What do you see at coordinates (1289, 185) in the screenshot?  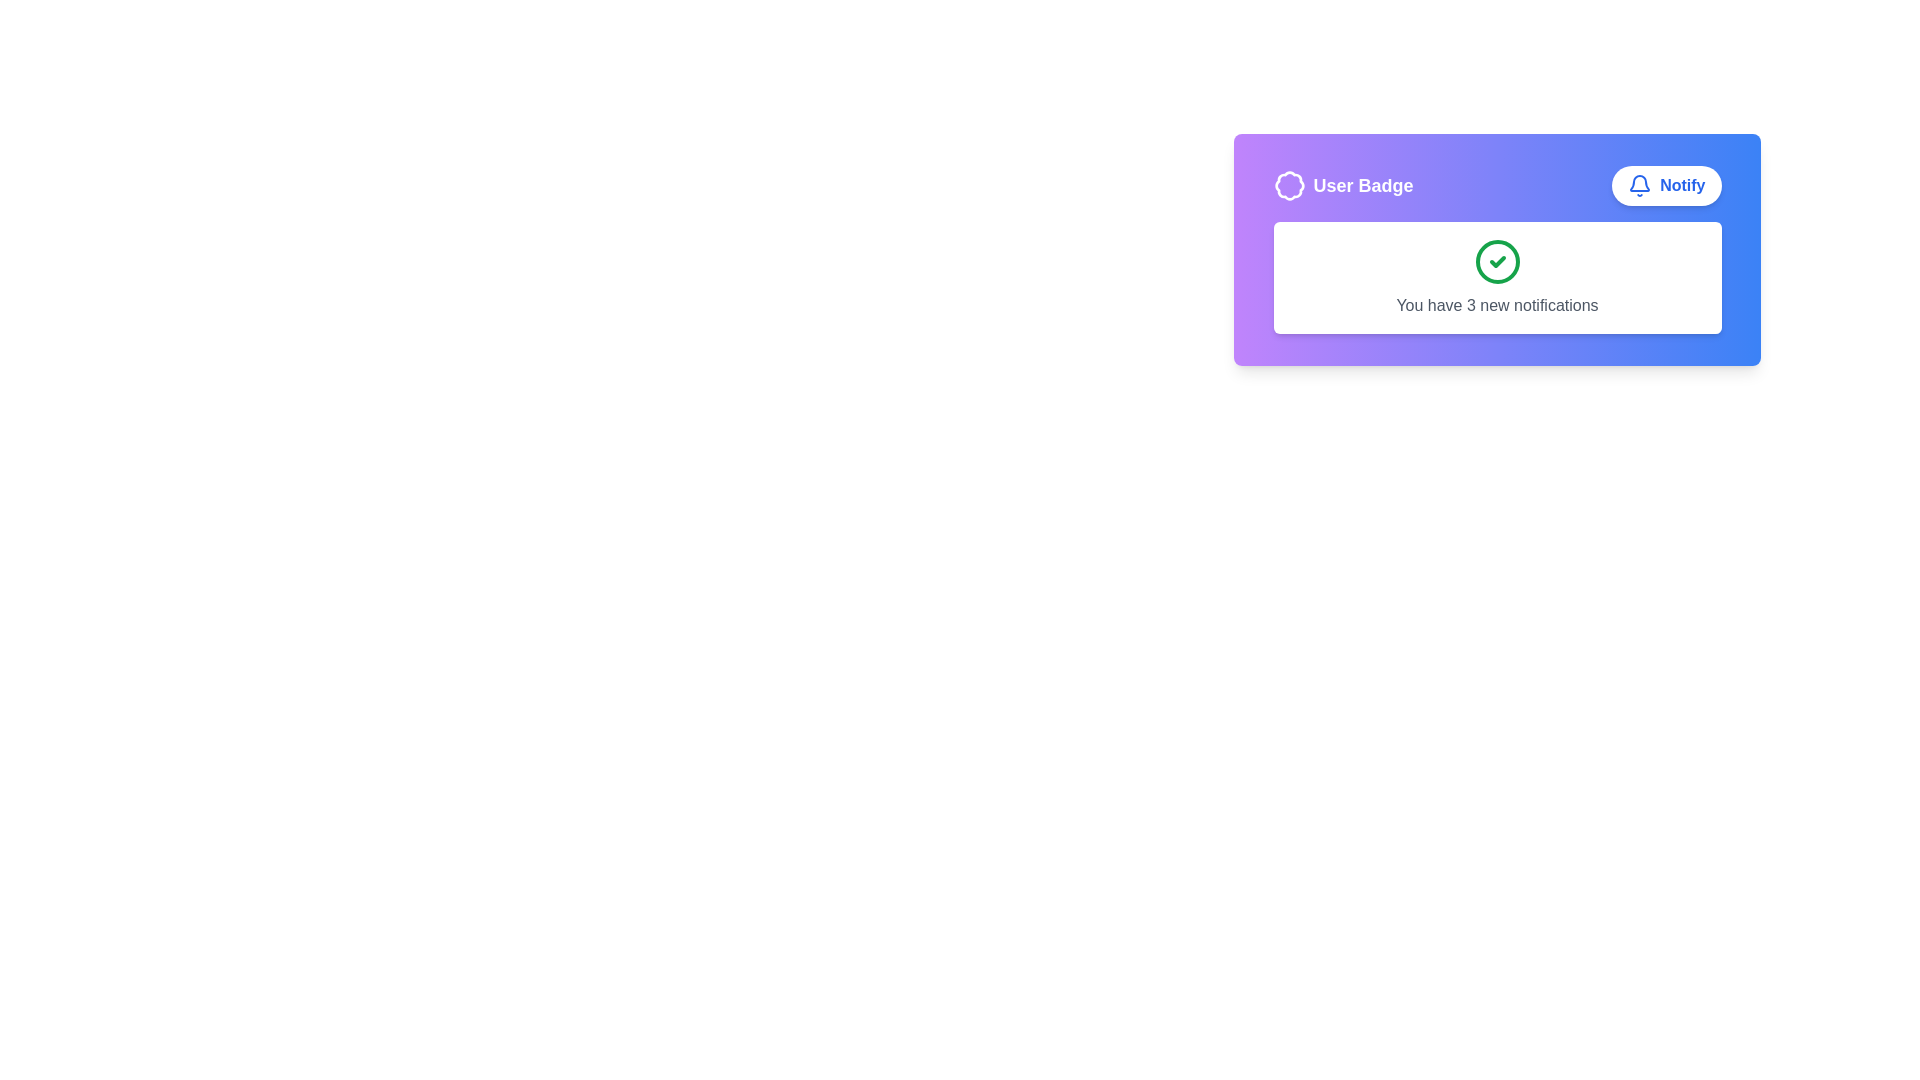 I see `the circular badge with a scalloped edge design, which is styled in white and positioned within the purple rectangular card at the top left corner, located to the left of the 'User Badge' label text` at bounding box center [1289, 185].